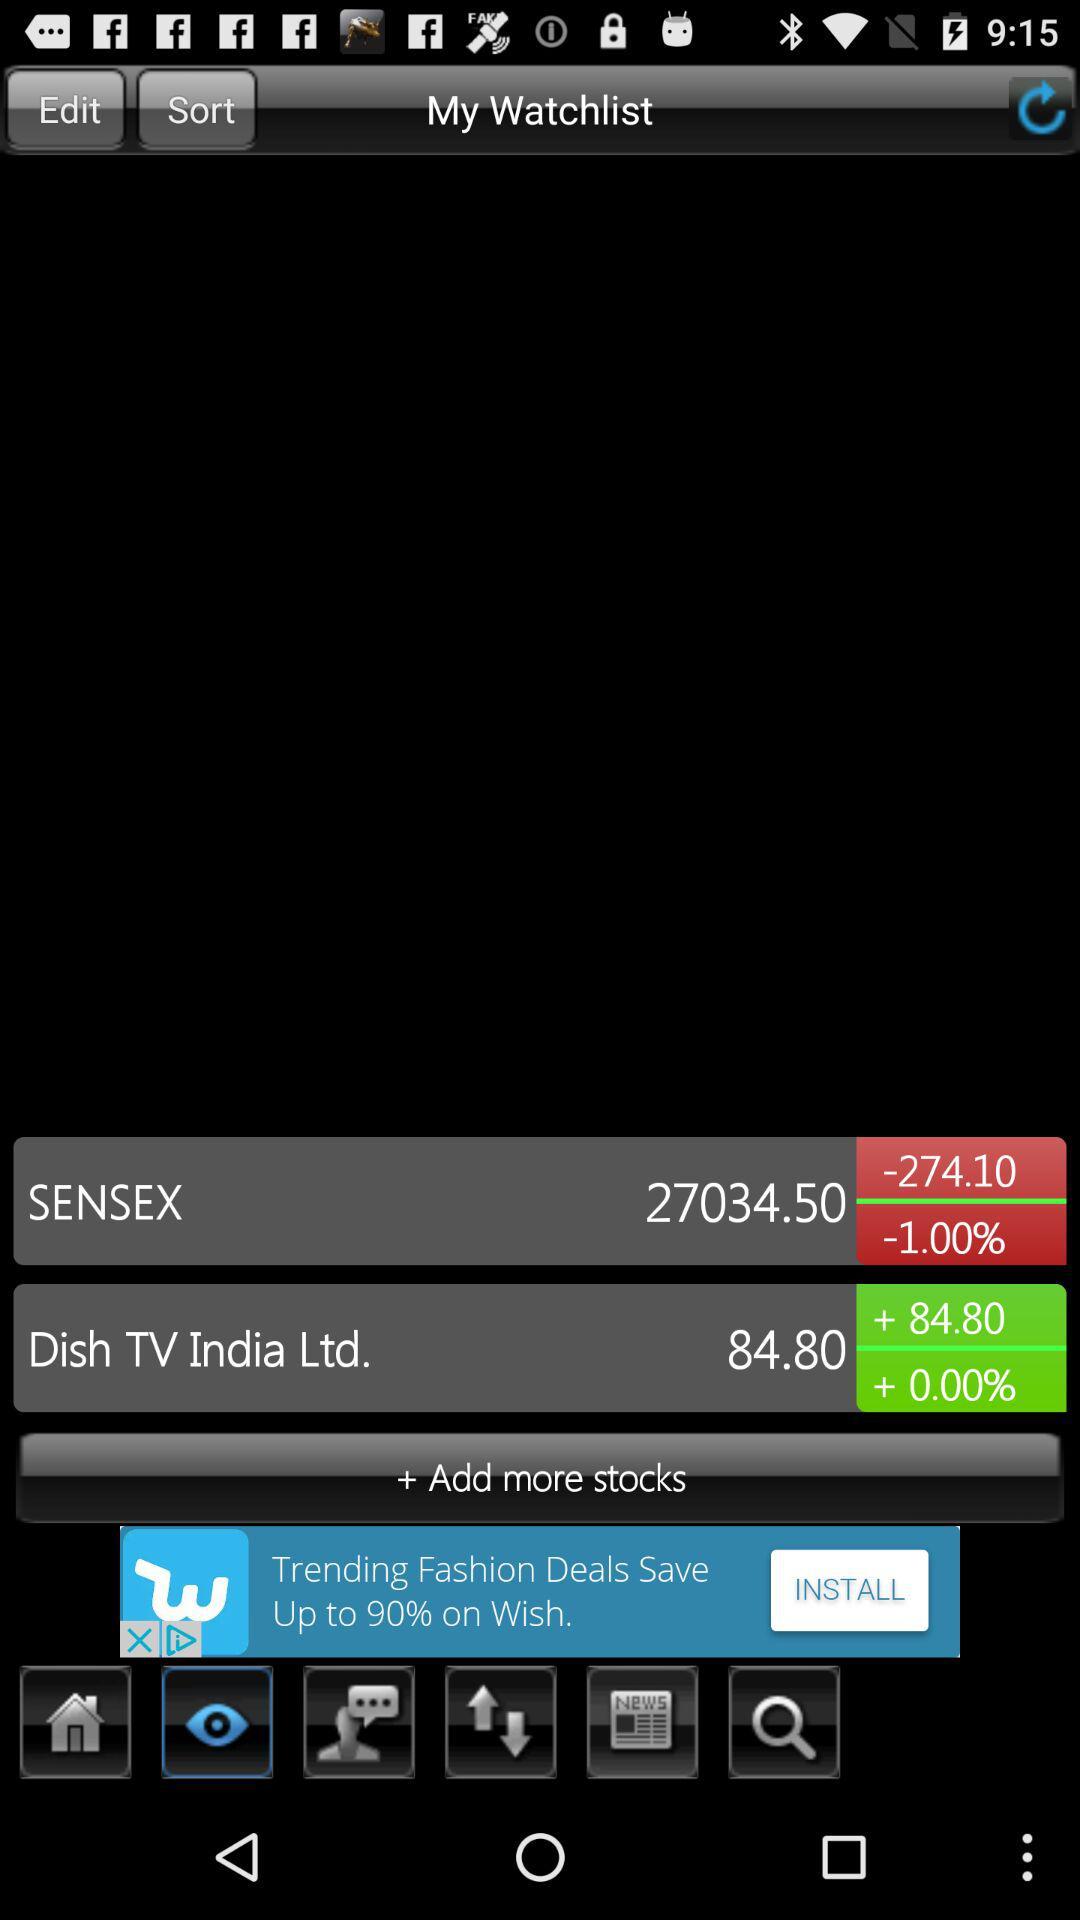  What do you see at coordinates (1039, 107) in the screenshot?
I see `refresh the page` at bounding box center [1039, 107].